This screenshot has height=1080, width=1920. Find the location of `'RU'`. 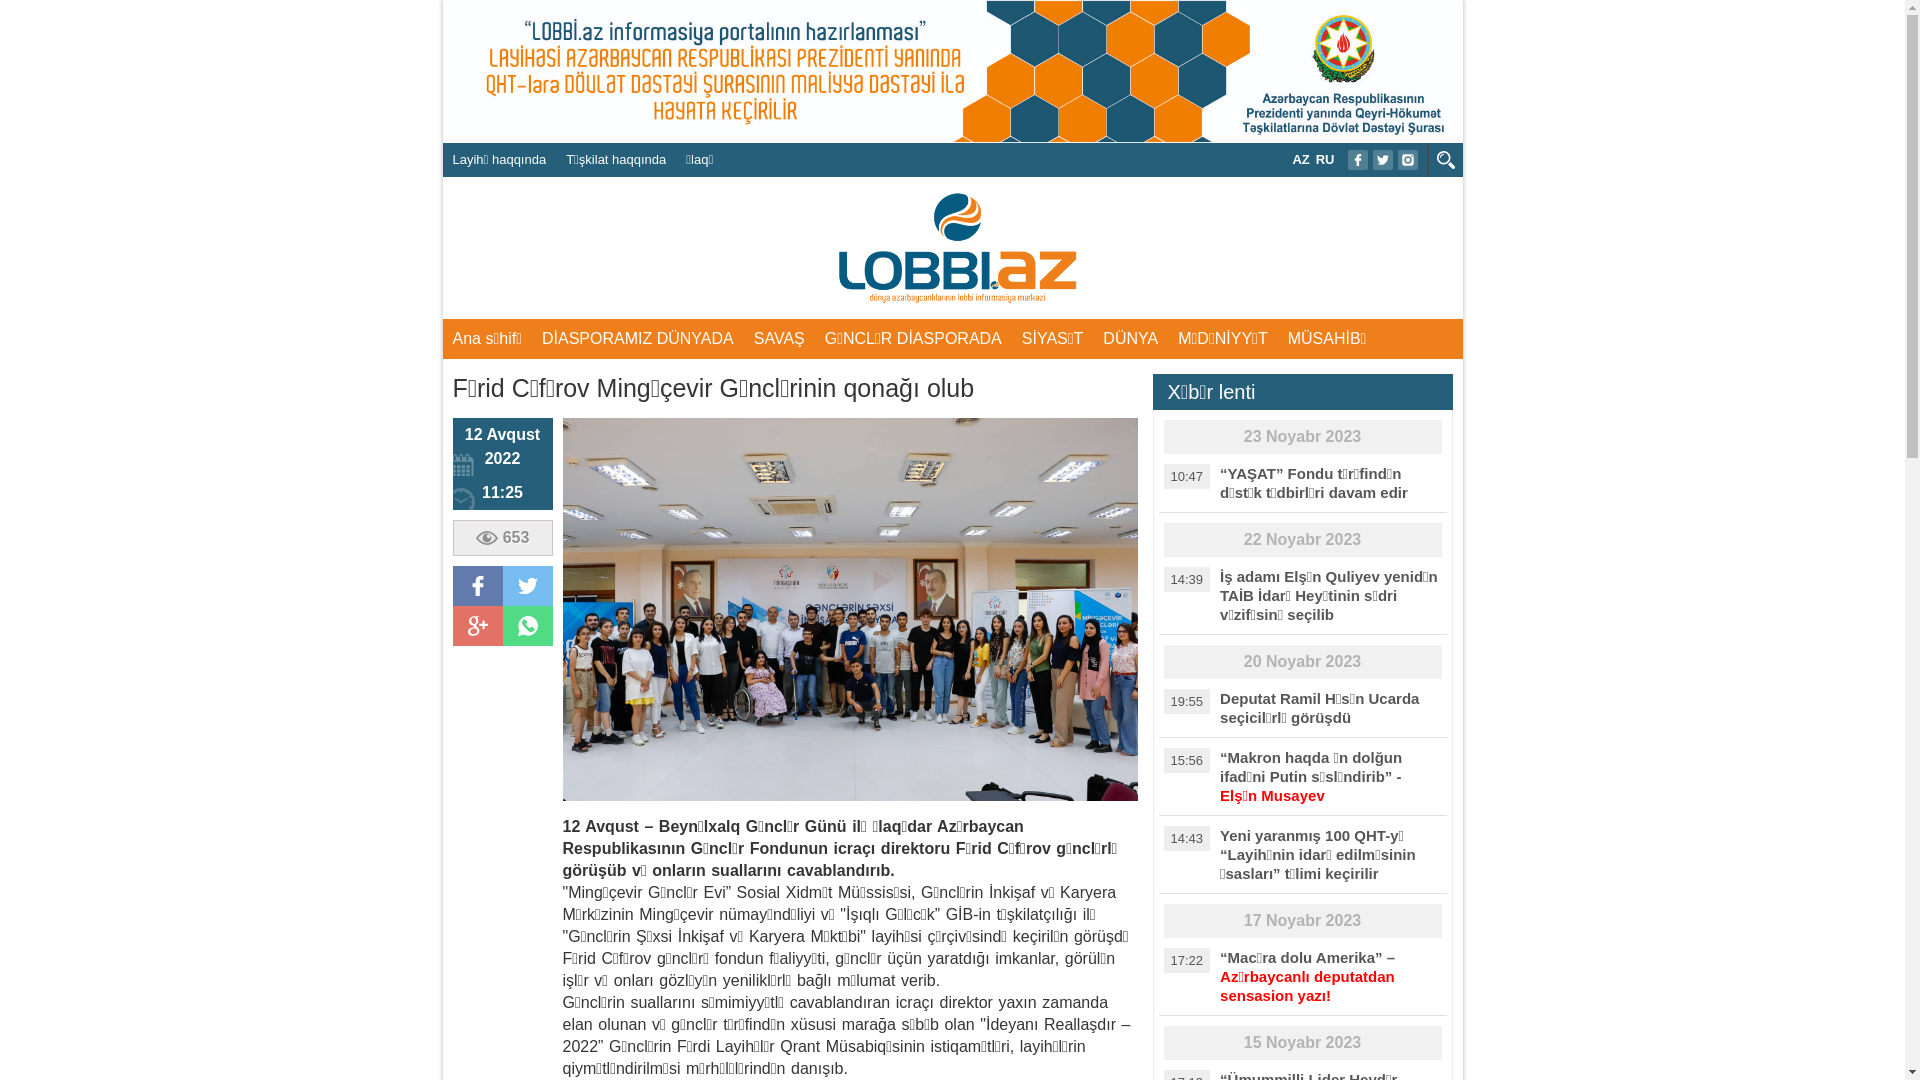

'RU' is located at coordinates (1315, 158).